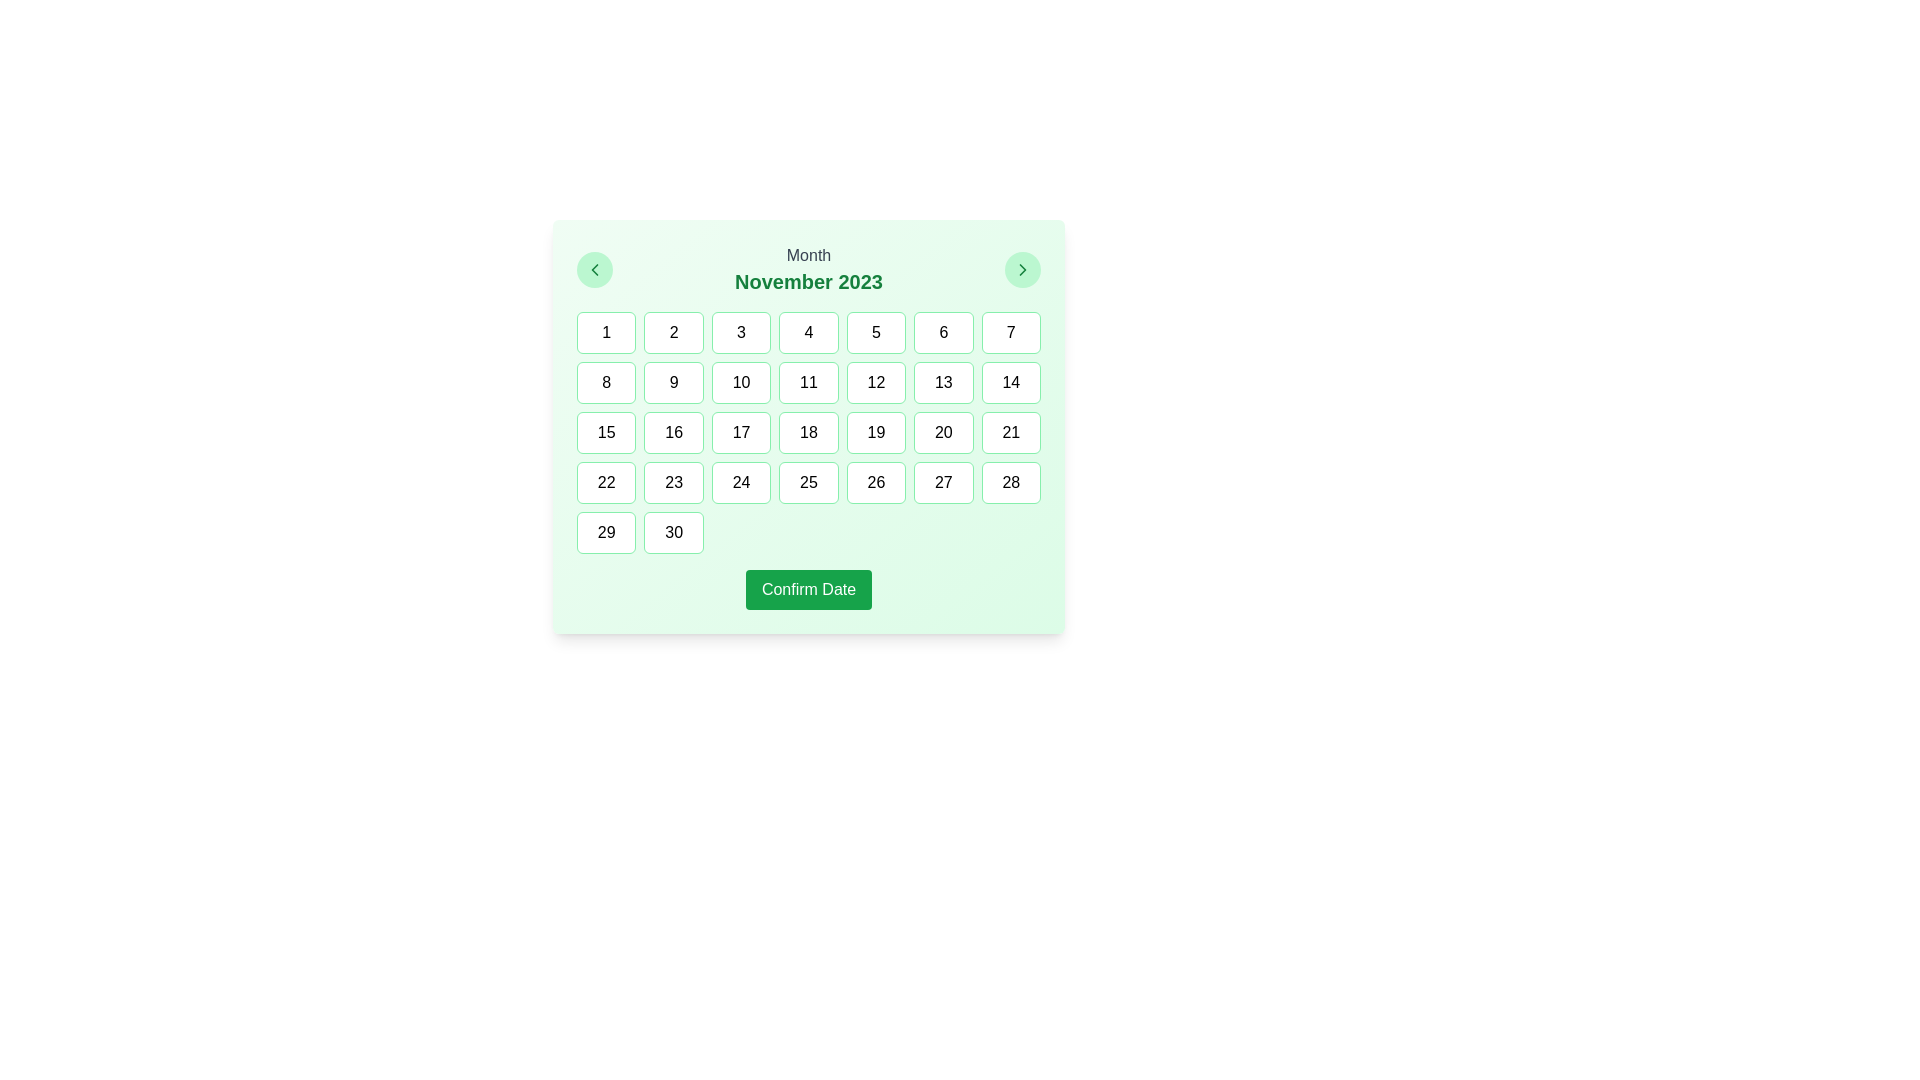 The width and height of the screenshot is (1920, 1080). Describe the element at coordinates (1011, 482) in the screenshot. I see `the calendar date button labeled '28', which is a rectangular button with a white background and a green border, located in the bottom-right corner of the calendar grid` at that location.